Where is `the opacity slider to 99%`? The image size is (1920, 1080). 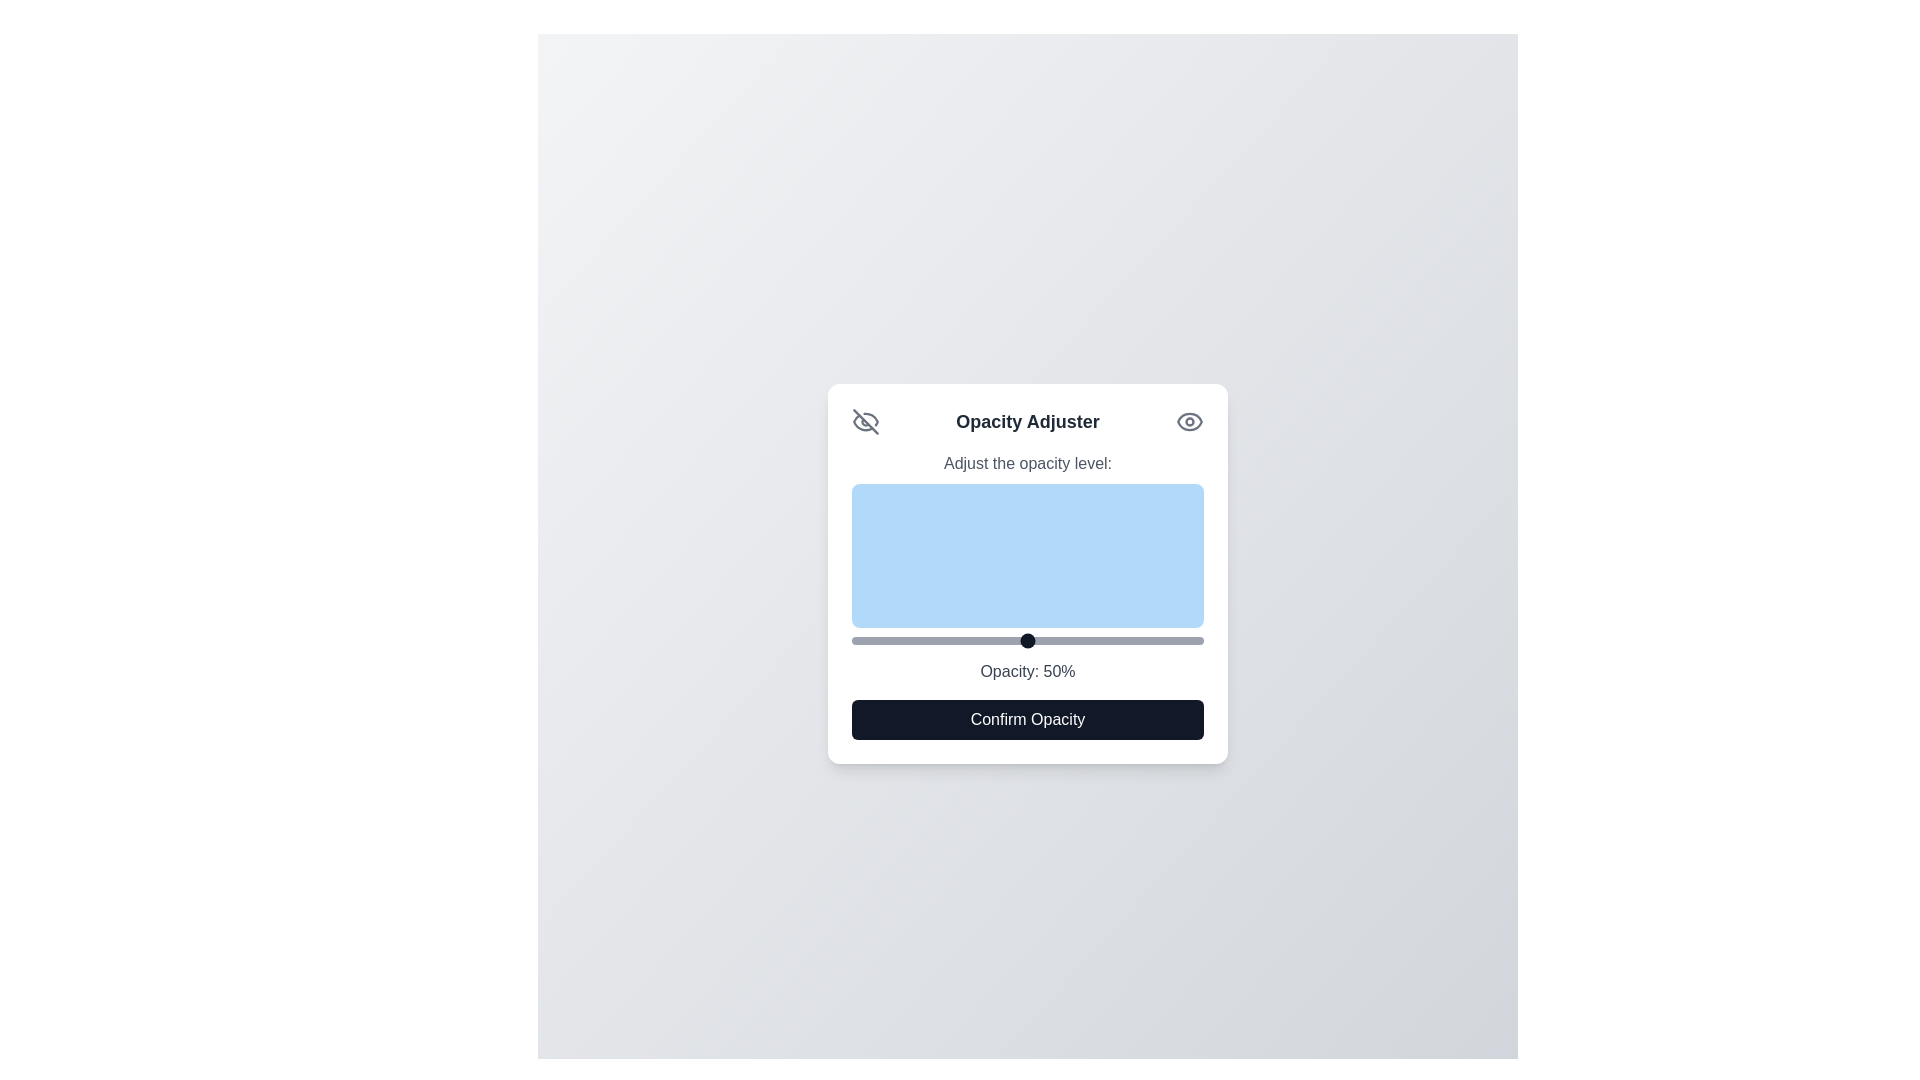
the opacity slider to 99% is located at coordinates (1200, 640).